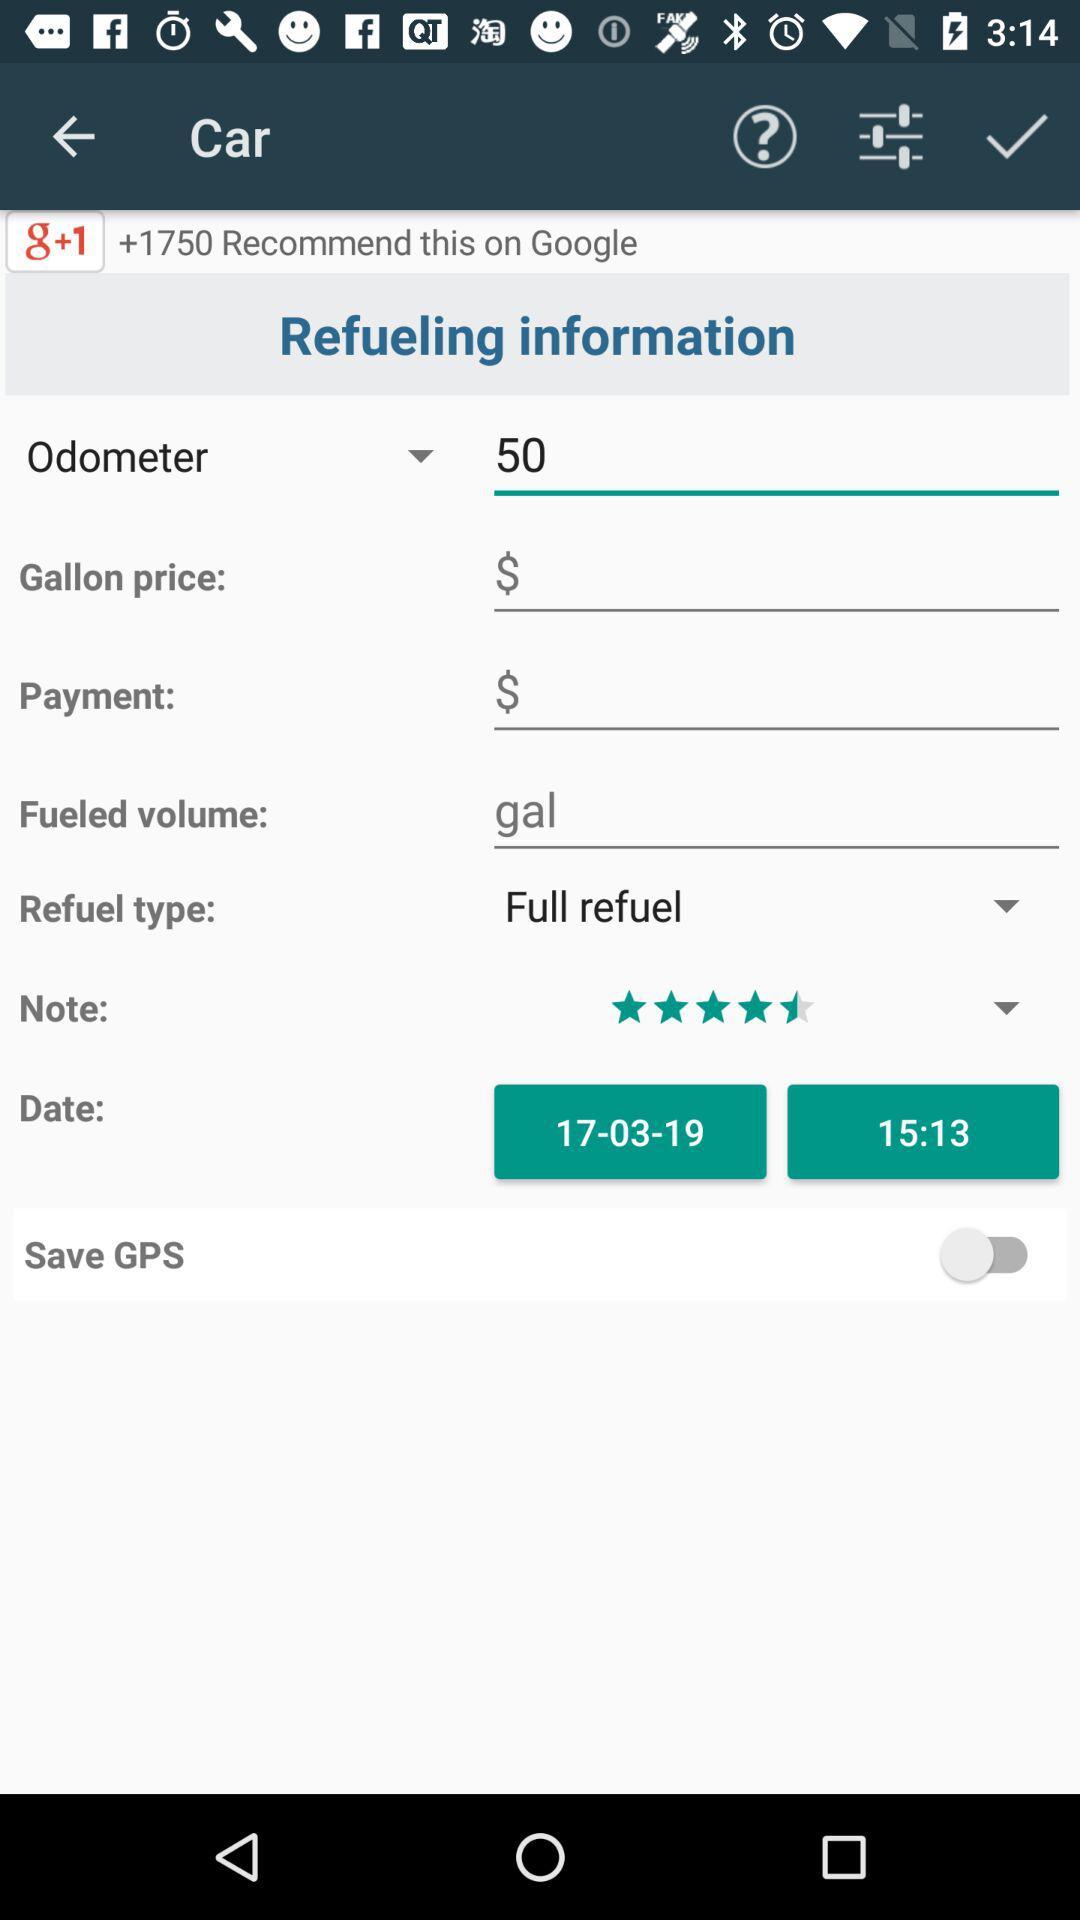 This screenshot has width=1080, height=1920. Describe the element at coordinates (775, 571) in the screenshot. I see `input gallon price` at that location.